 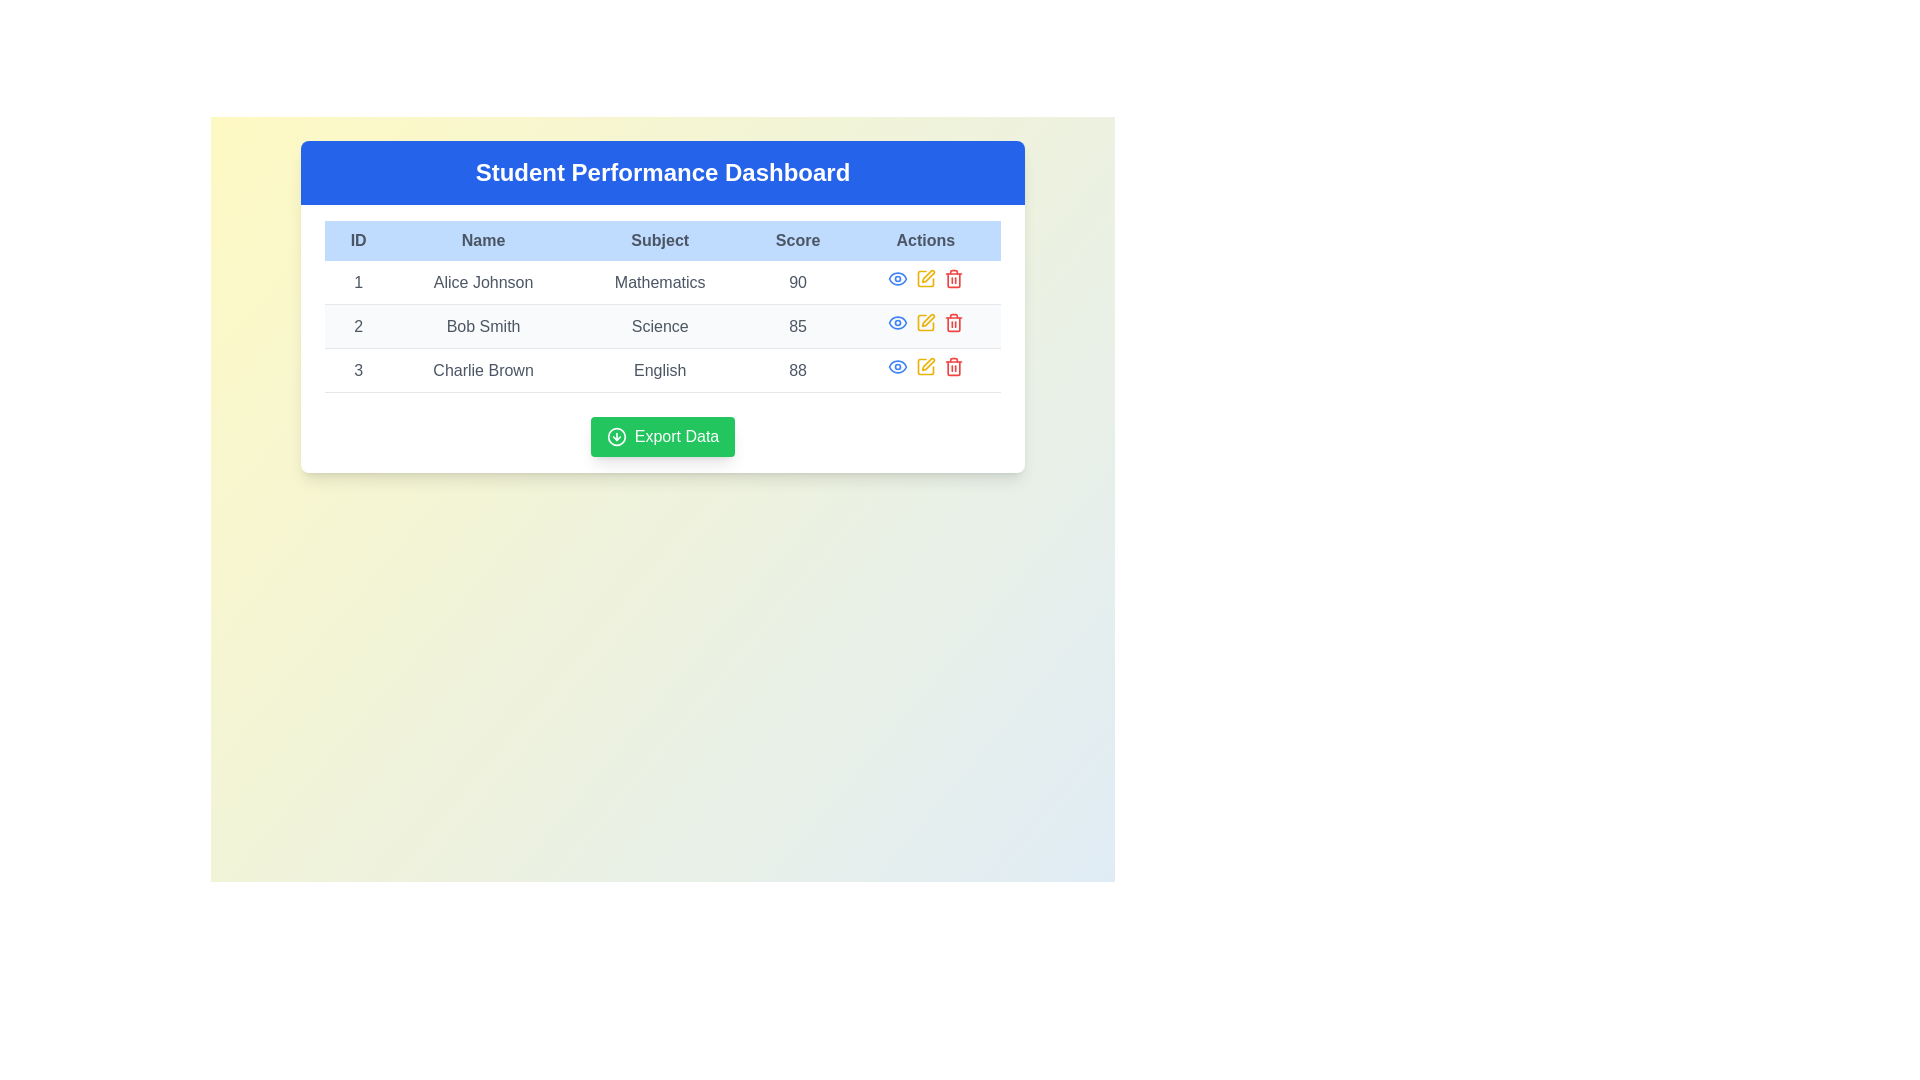 I want to click on the interactive button in the 'Actions' column of the second row to initiate editing for 'Bob Smith' and 'Science', so click(x=924, y=322).